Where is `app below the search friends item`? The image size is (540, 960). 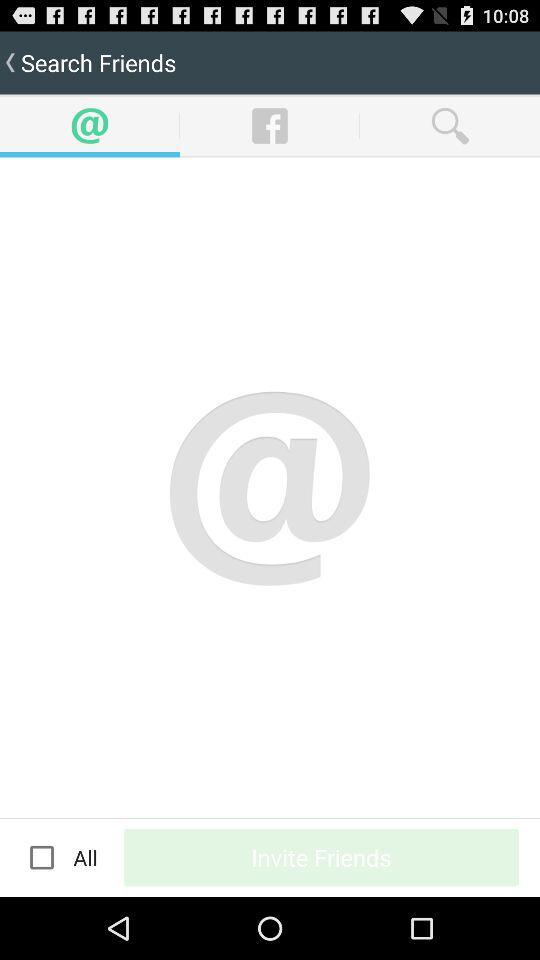 app below the search friends item is located at coordinates (42, 856).